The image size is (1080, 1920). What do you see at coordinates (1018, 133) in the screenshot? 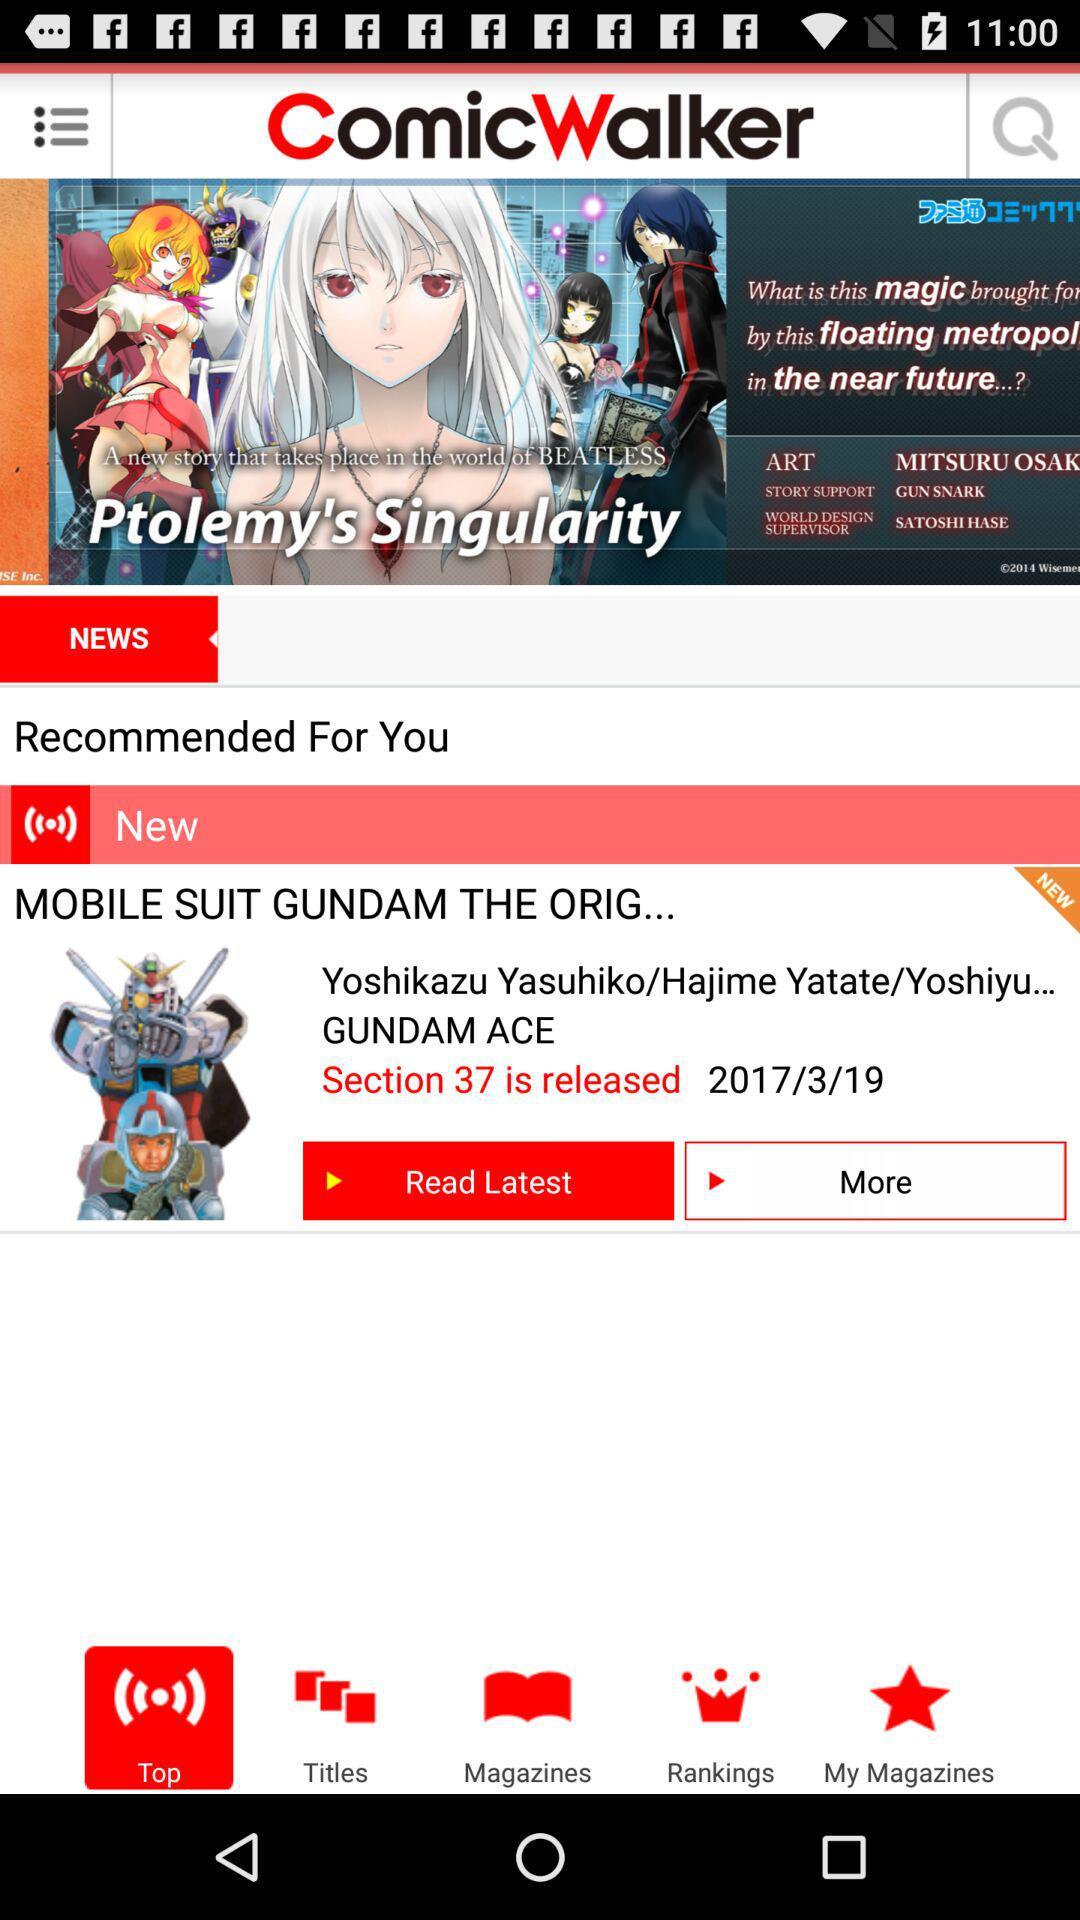
I see `the search icon` at bounding box center [1018, 133].